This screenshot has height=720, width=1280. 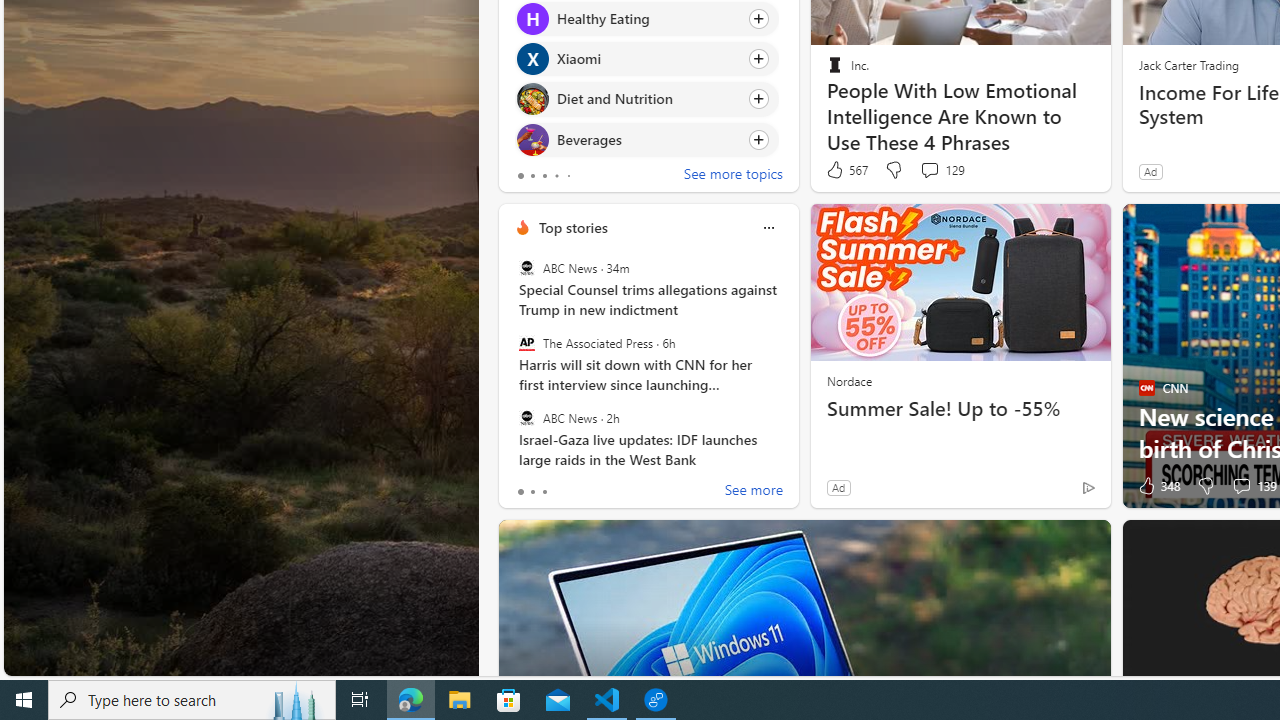 What do you see at coordinates (767, 227) in the screenshot?
I see `'Class: icon-img'` at bounding box center [767, 227].